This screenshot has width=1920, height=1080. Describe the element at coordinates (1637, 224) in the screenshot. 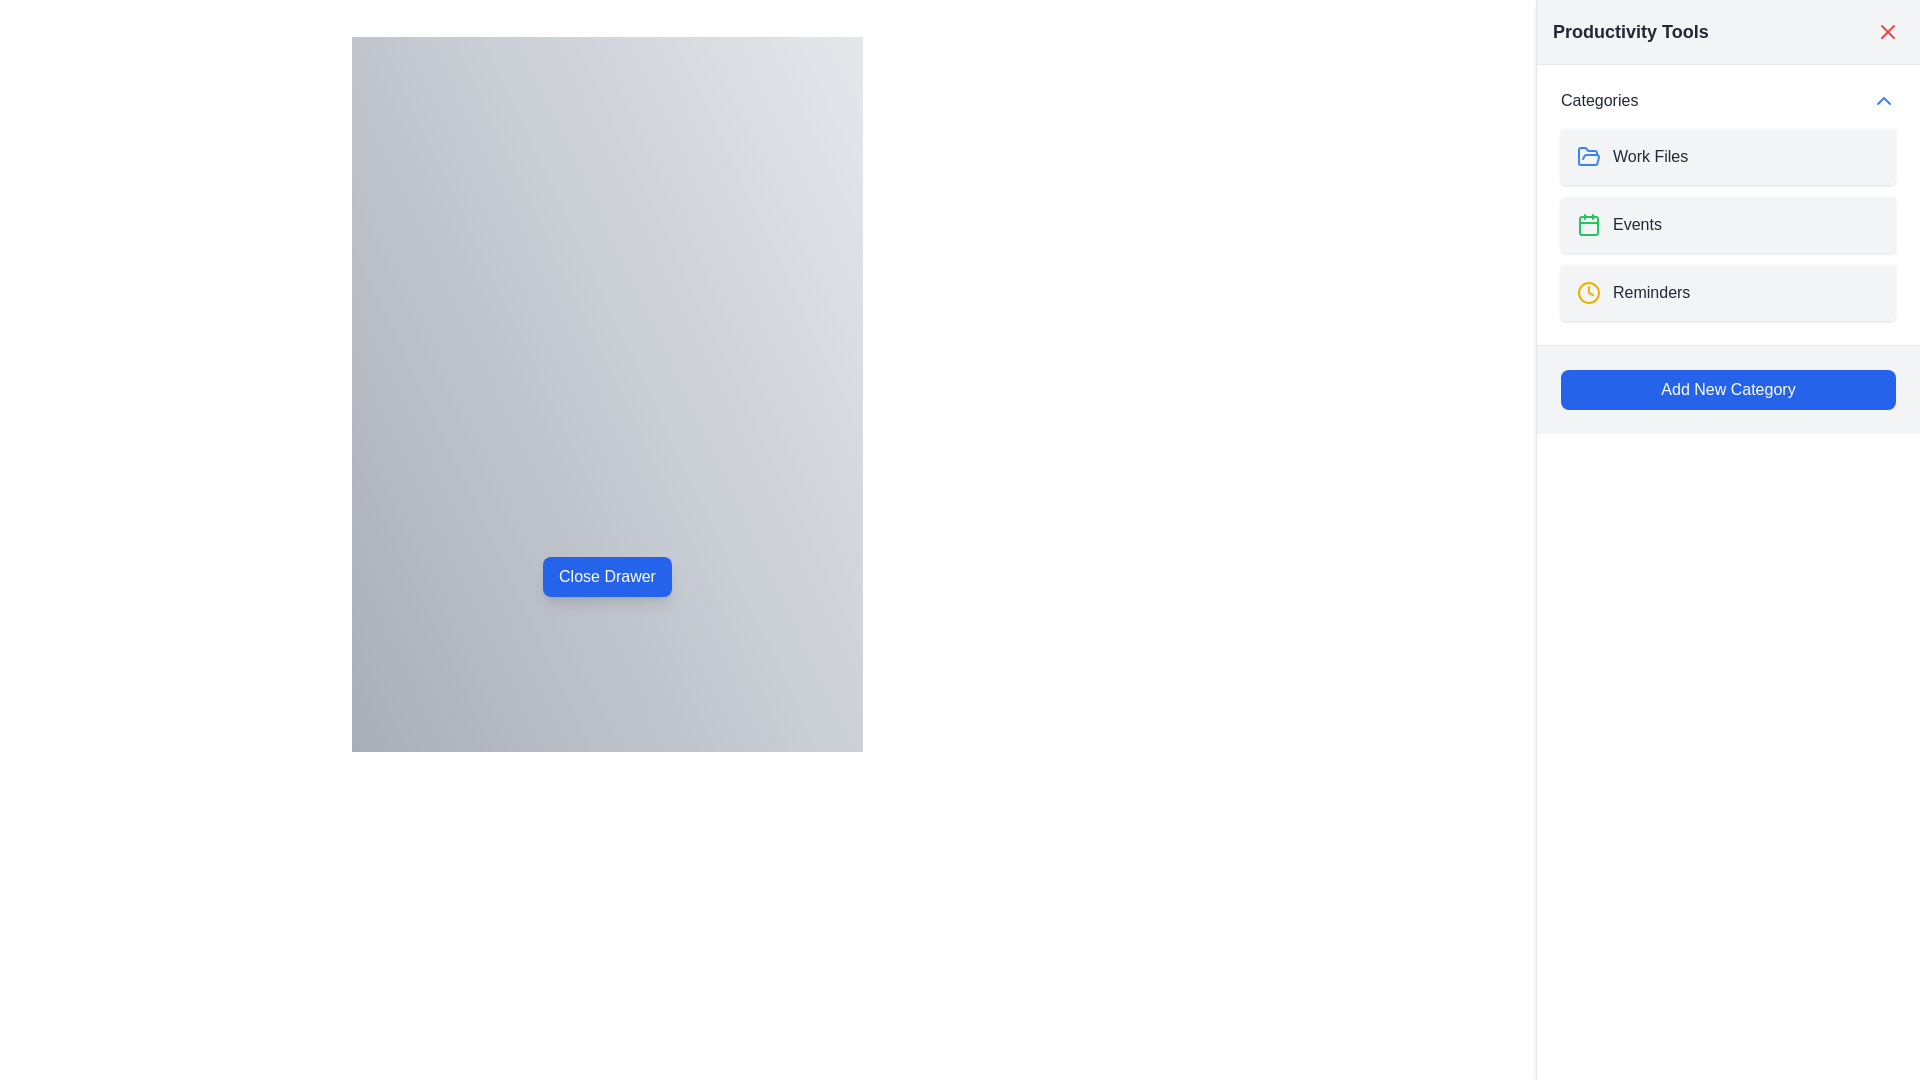

I see `the 'Events' text label, which is the second item in the 'Categories' list and is located to the right of a green calendar icon, within a light gray box` at that location.